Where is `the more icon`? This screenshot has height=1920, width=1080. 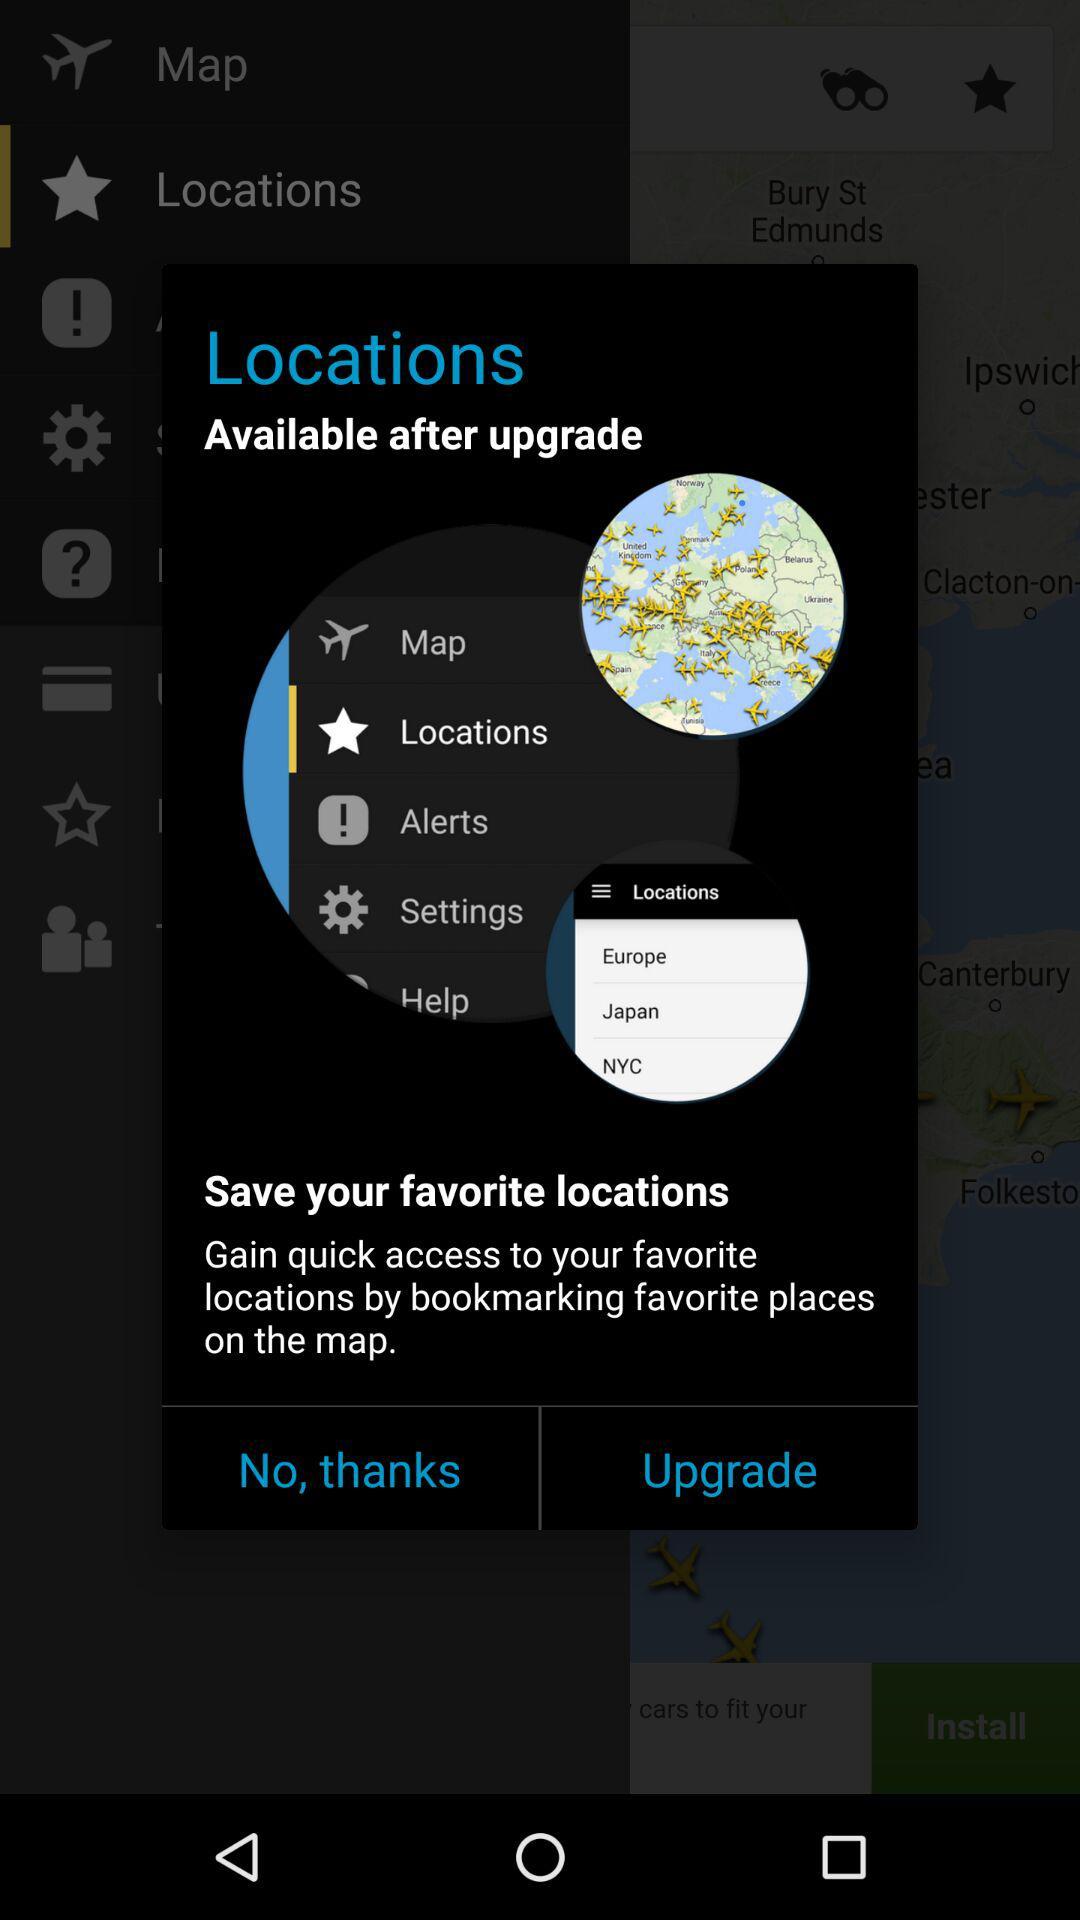
the more icon is located at coordinates (854, 88).